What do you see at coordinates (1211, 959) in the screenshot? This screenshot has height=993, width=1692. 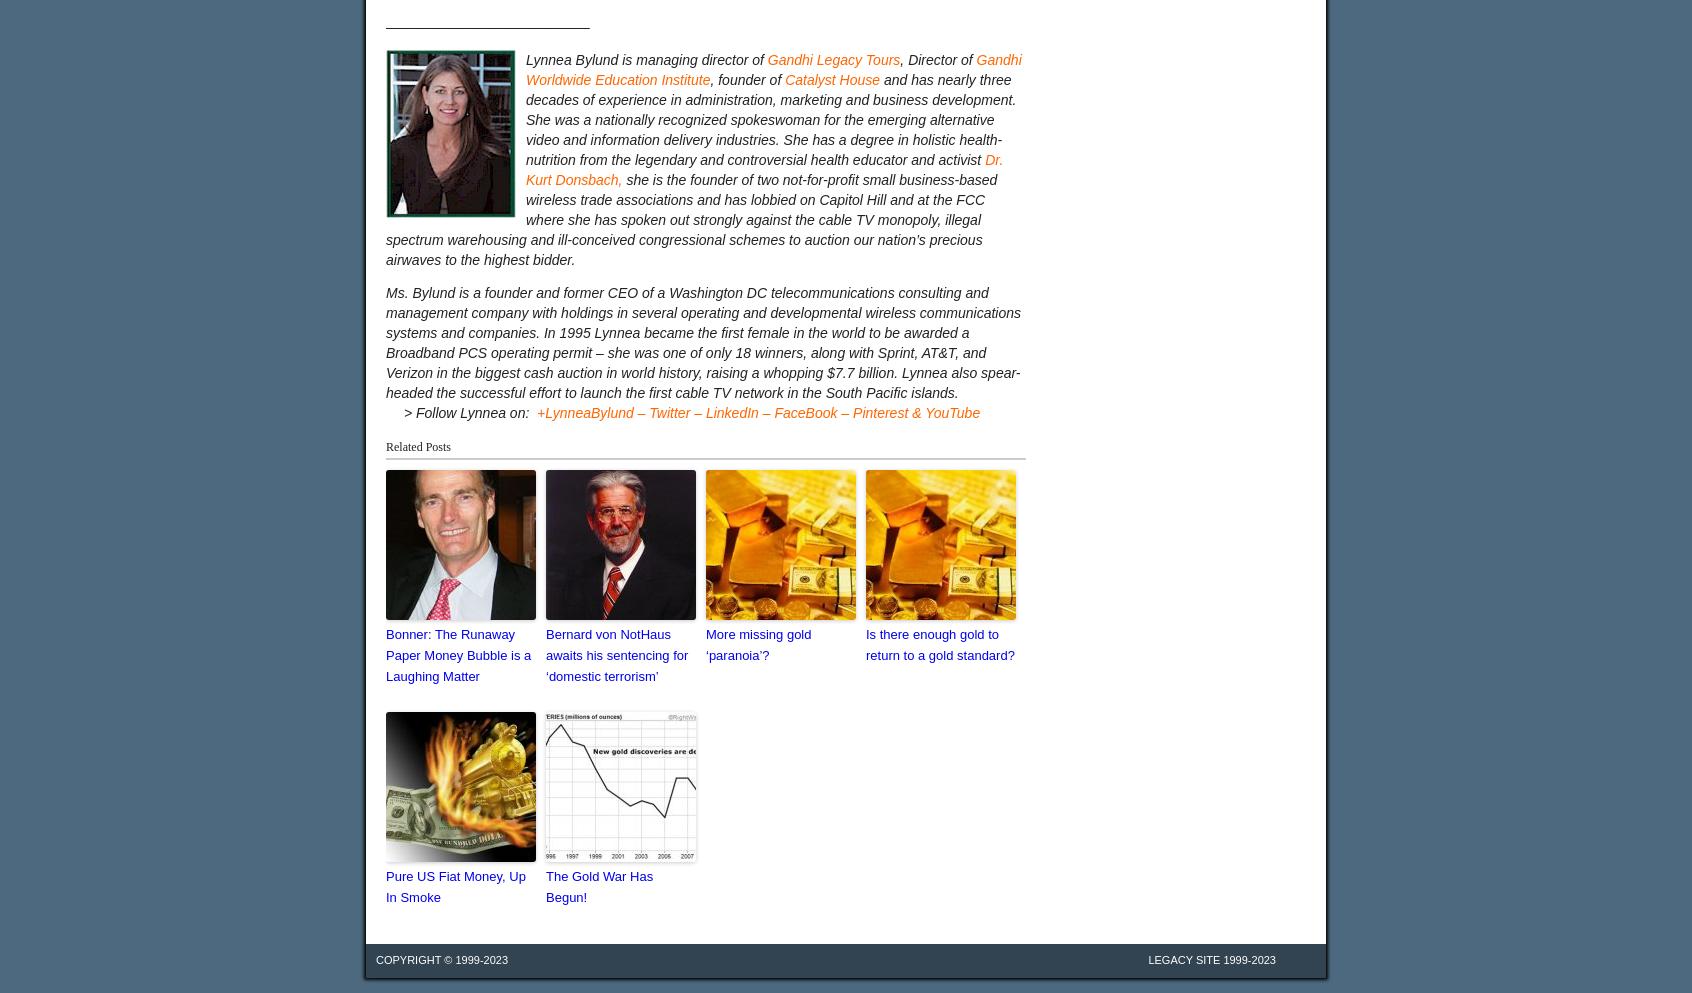 I see `'legacy site 1999-2023'` at bounding box center [1211, 959].